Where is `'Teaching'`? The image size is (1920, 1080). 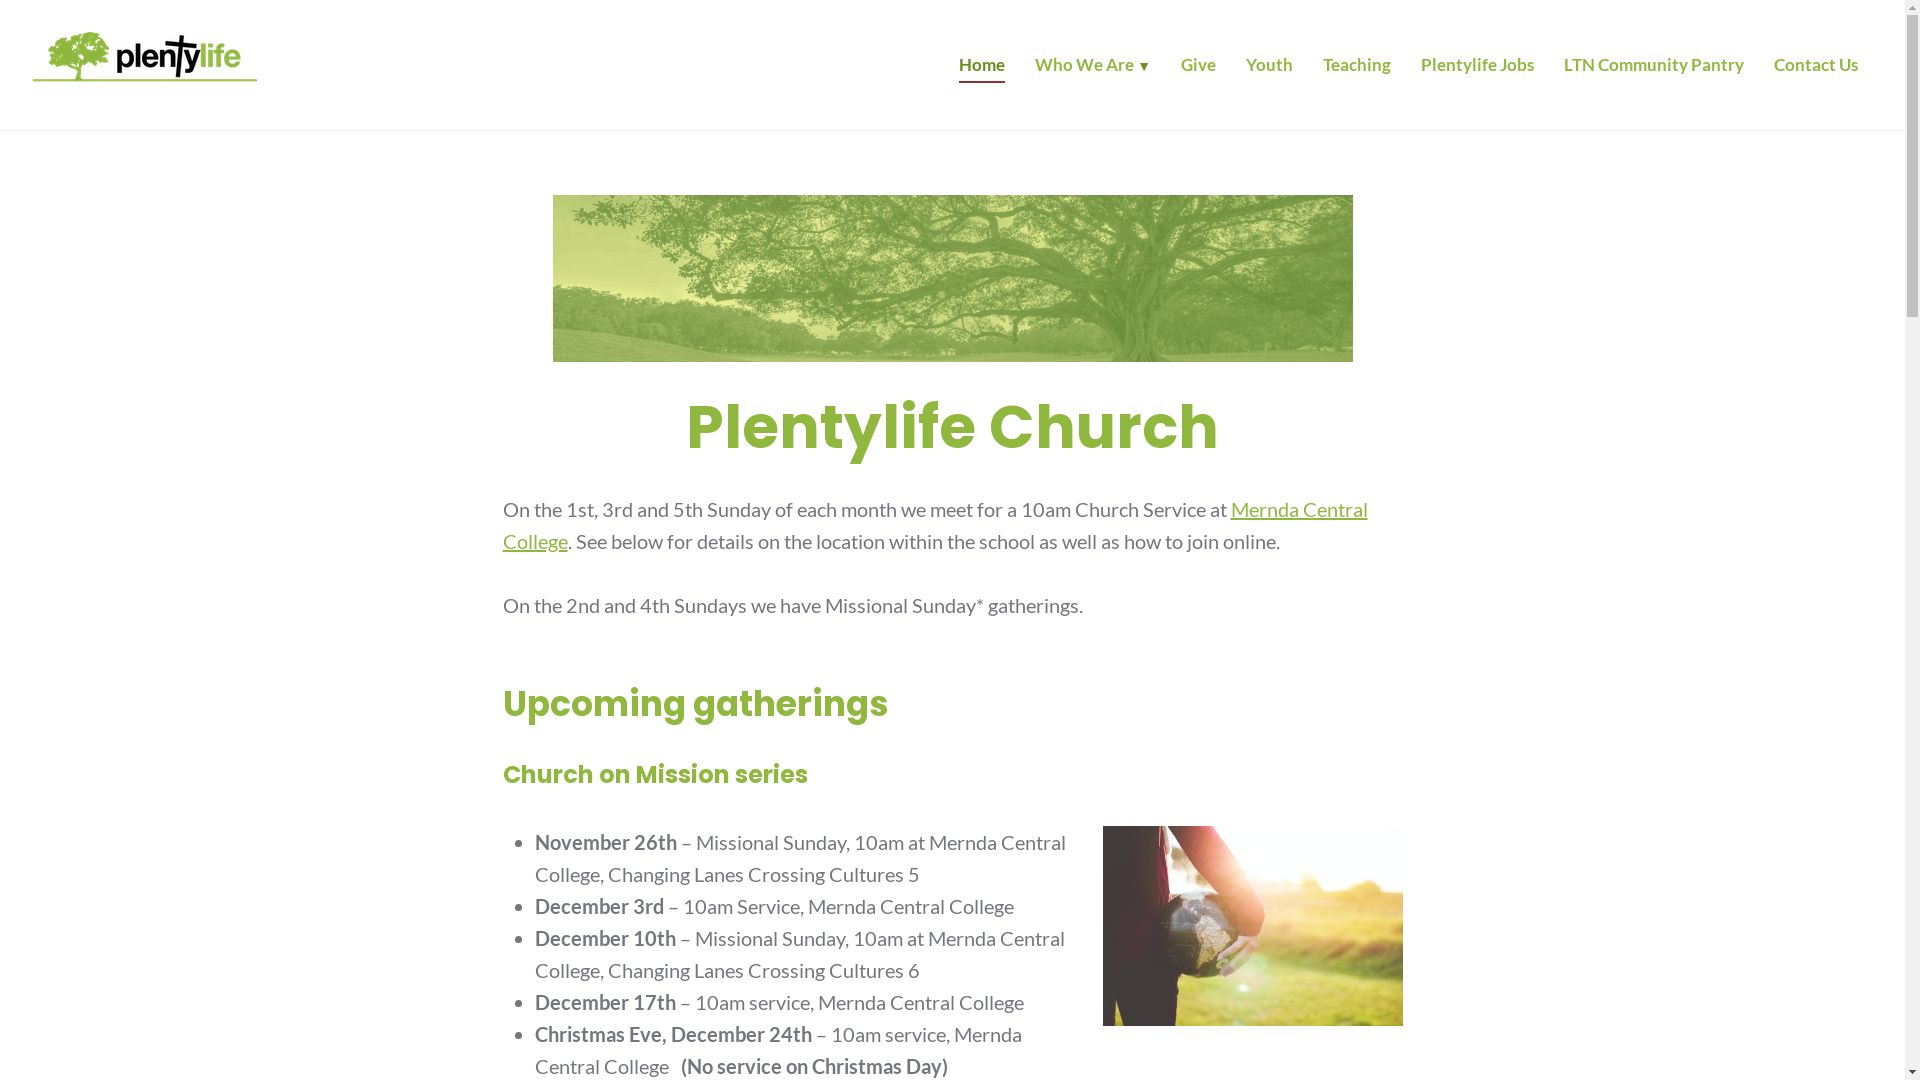
'Teaching' is located at coordinates (1357, 67).